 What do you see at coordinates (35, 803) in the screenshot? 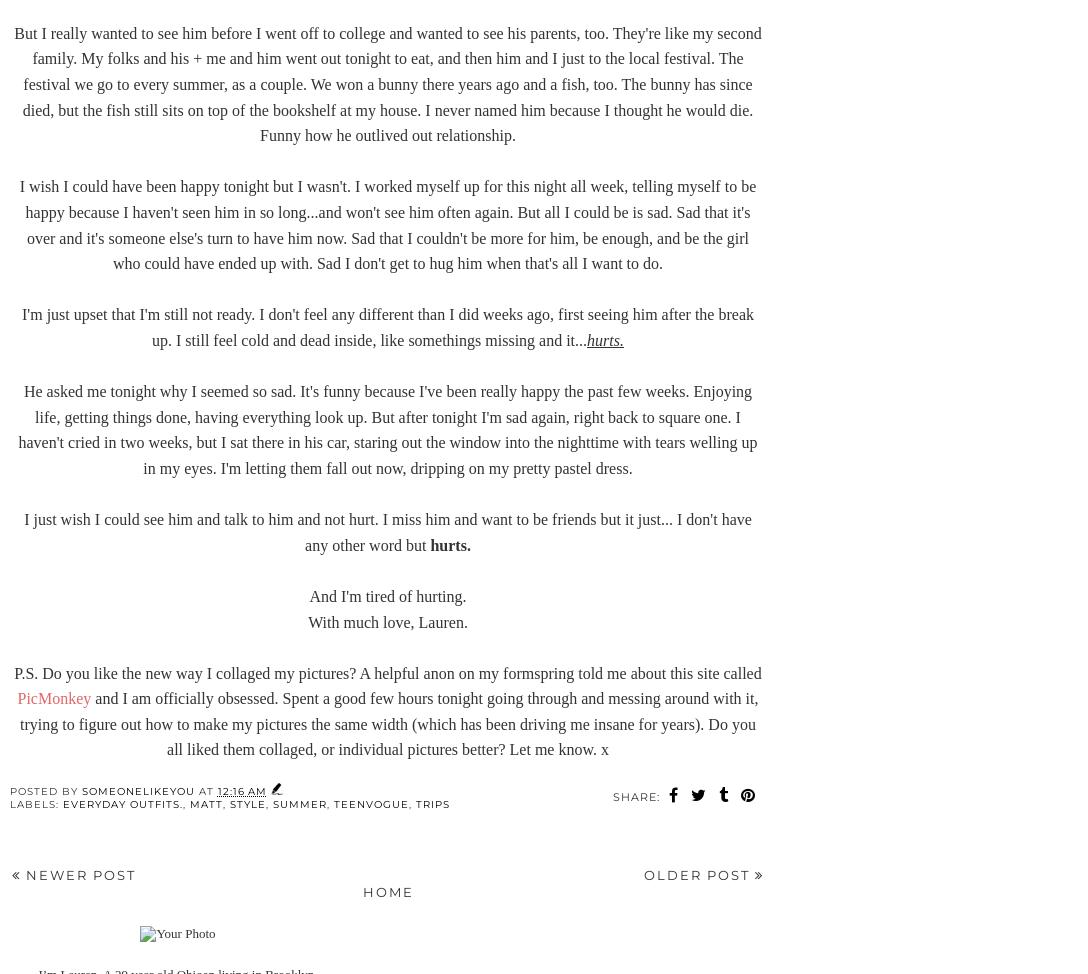
I see `'Labels:'` at bounding box center [35, 803].